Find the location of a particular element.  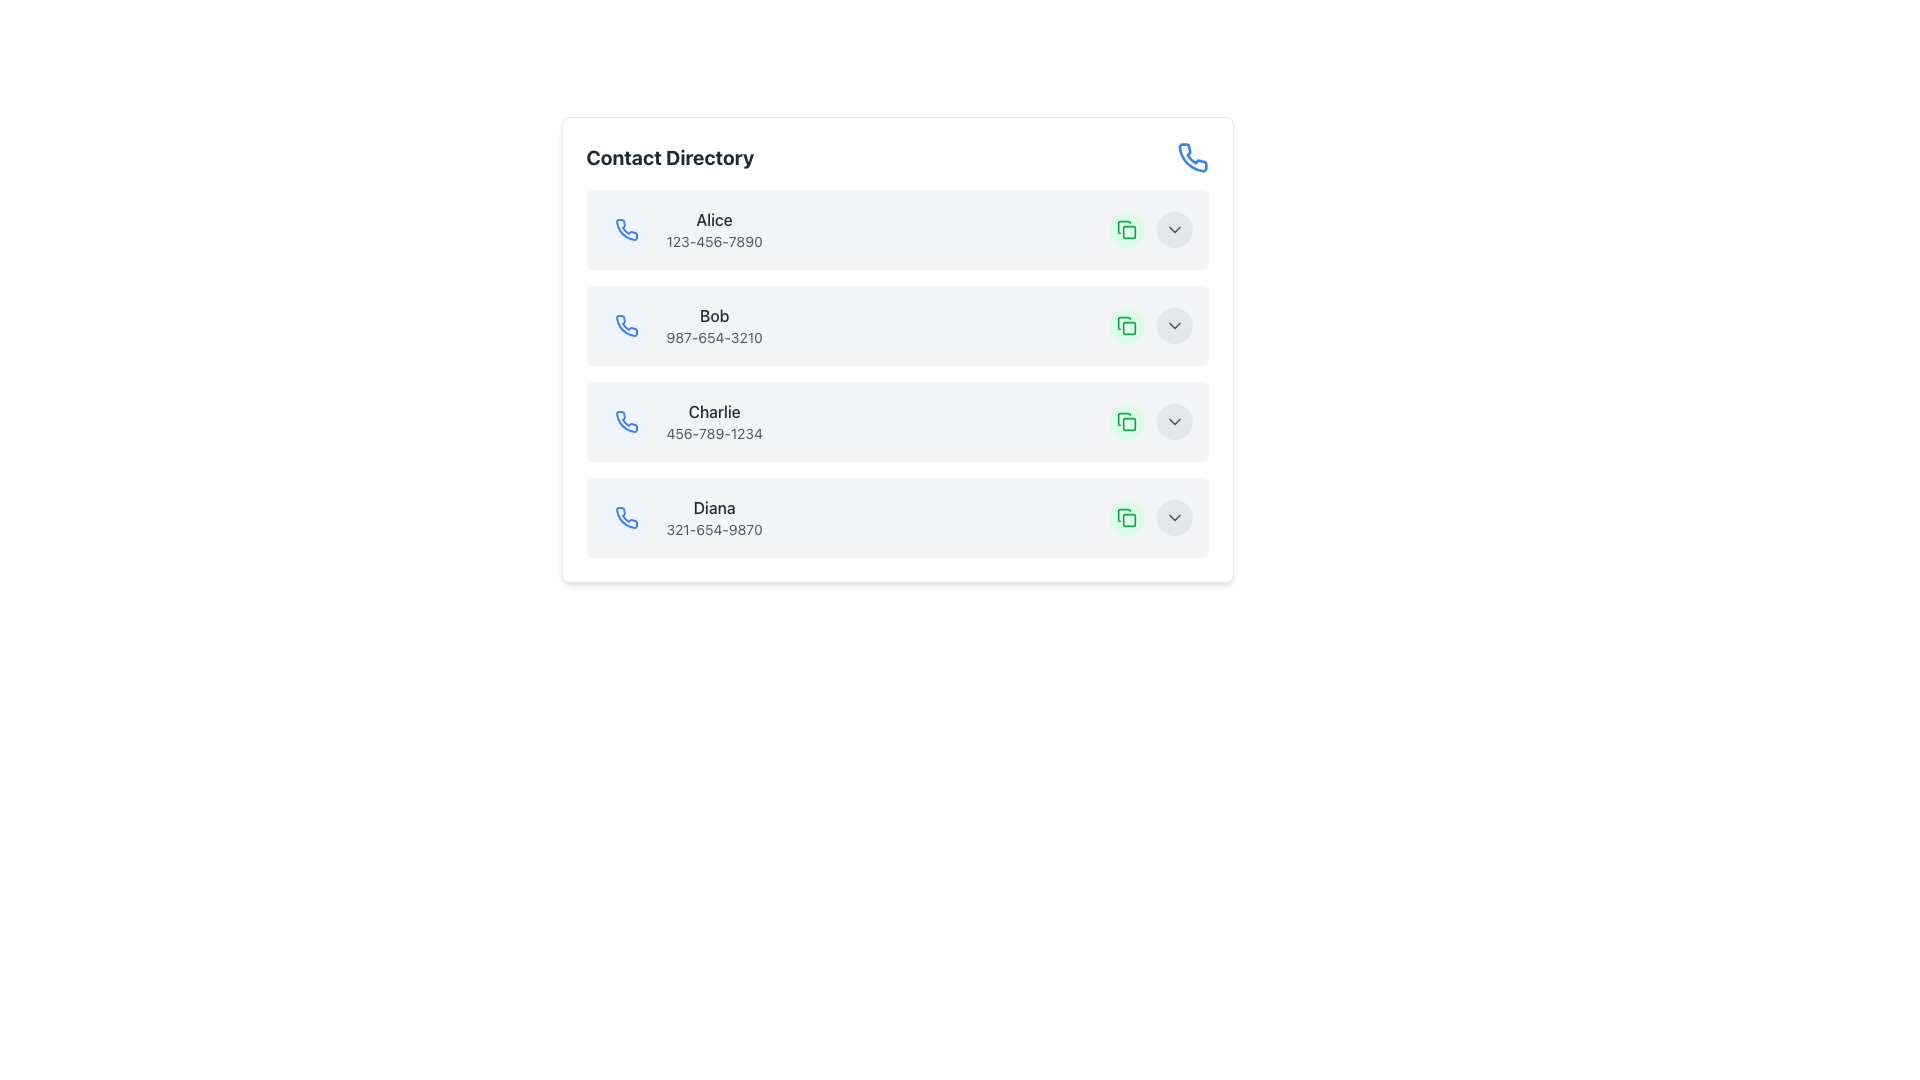

the button located in the first row of the contact directory next to 'Alice 123-456-7890' is located at coordinates (1126, 229).